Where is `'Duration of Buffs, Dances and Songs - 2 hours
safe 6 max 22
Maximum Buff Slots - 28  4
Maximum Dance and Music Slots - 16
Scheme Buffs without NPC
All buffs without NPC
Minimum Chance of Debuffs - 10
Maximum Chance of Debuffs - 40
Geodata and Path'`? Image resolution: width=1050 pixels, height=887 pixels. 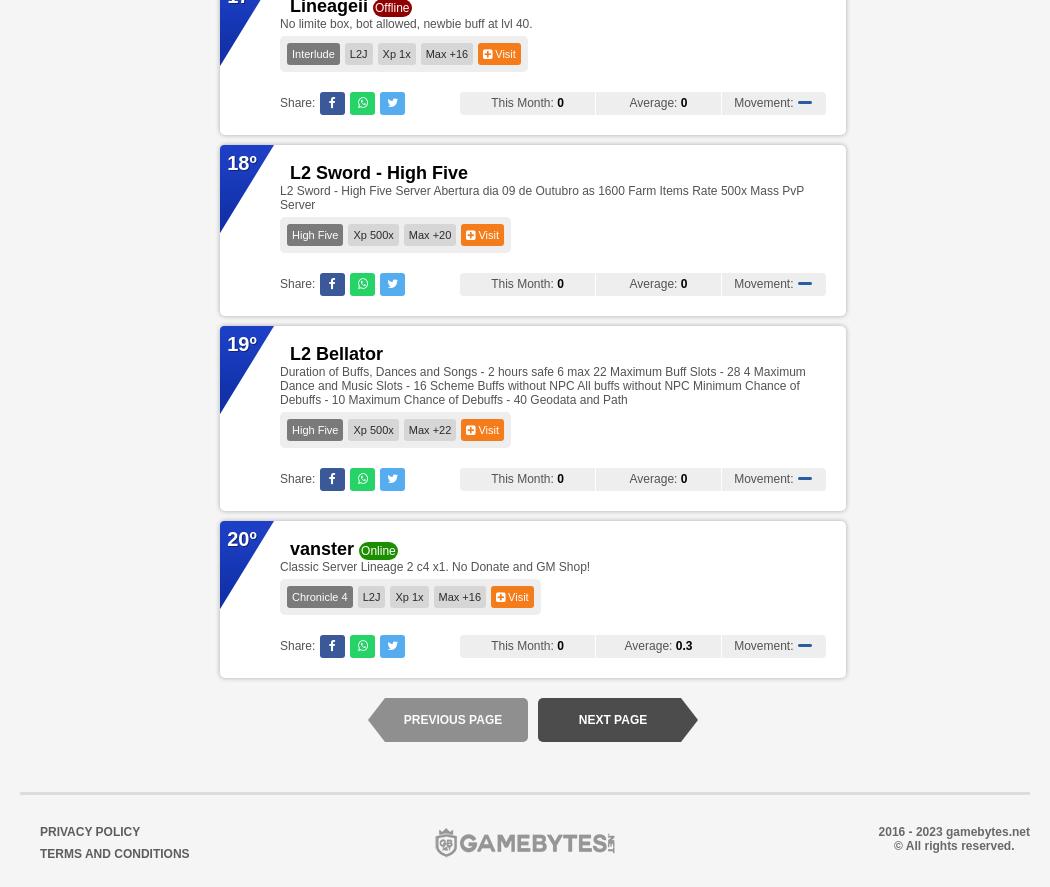 'Duration of Buffs, Dances and Songs - 2 hours
safe 6 max 22
Maximum Buff Slots - 28  4
Maximum Dance and Music Slots - 16
Scheme Buffs without NPC
All buffs without NPC
Minimum Chance of Debuffs - 10
Maximum Chance of Debuffs - 40
Geodata and Path' is located at coordinates (542, 385).